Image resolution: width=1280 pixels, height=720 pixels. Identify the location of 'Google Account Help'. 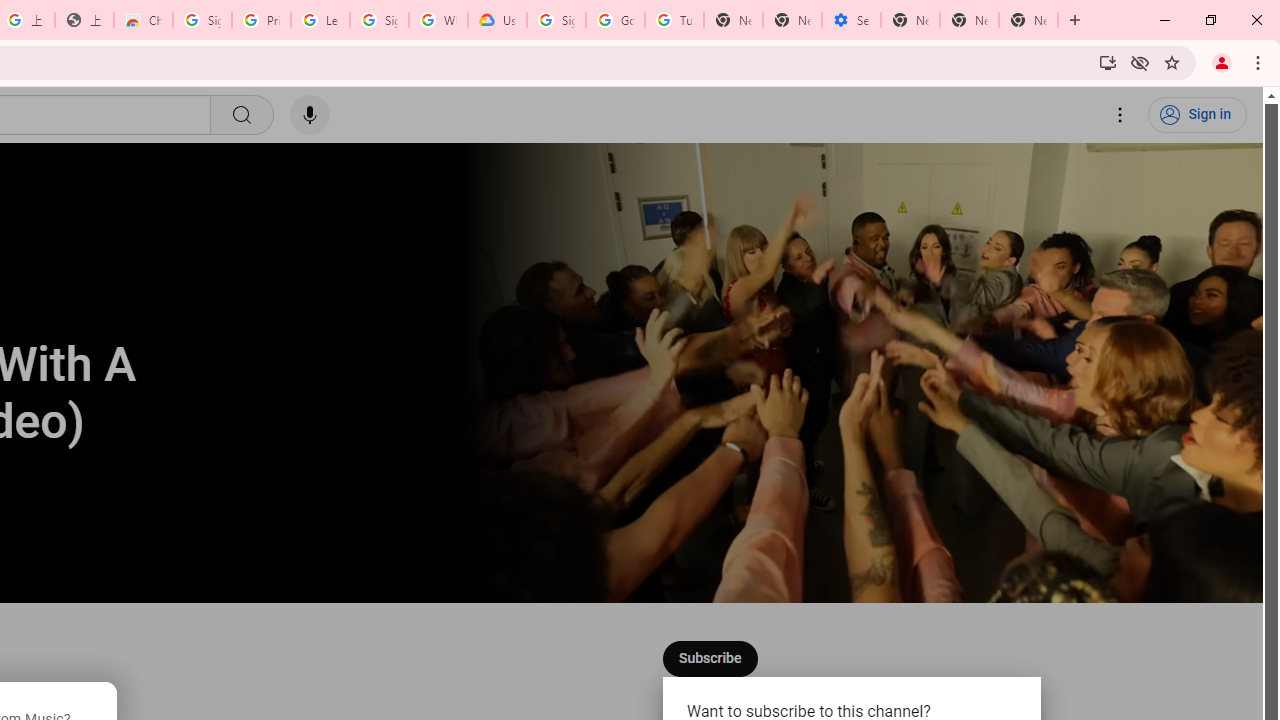
(614, 20).